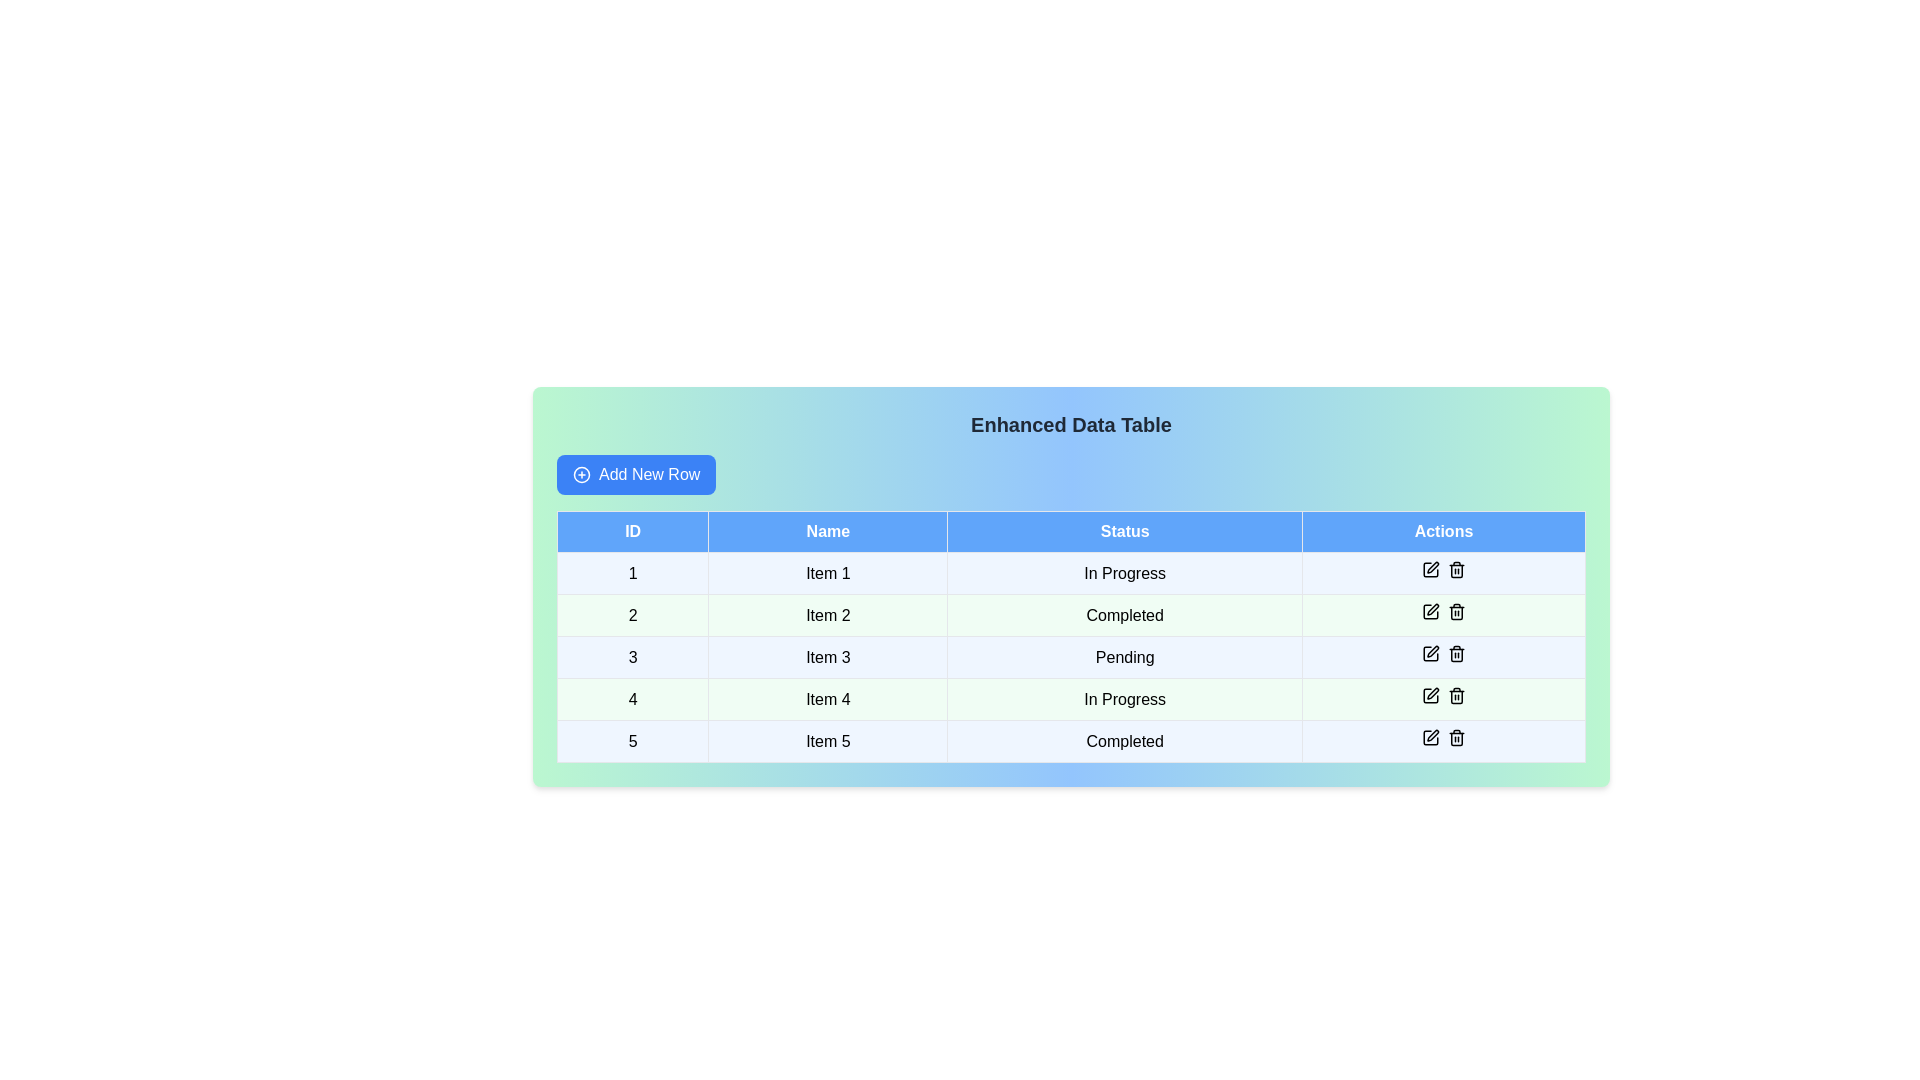  I want to click on the Table Column Header labeled 'Name' with a light-blue background and white bold font, which is the second column header in the table layout, so click(828, 531).